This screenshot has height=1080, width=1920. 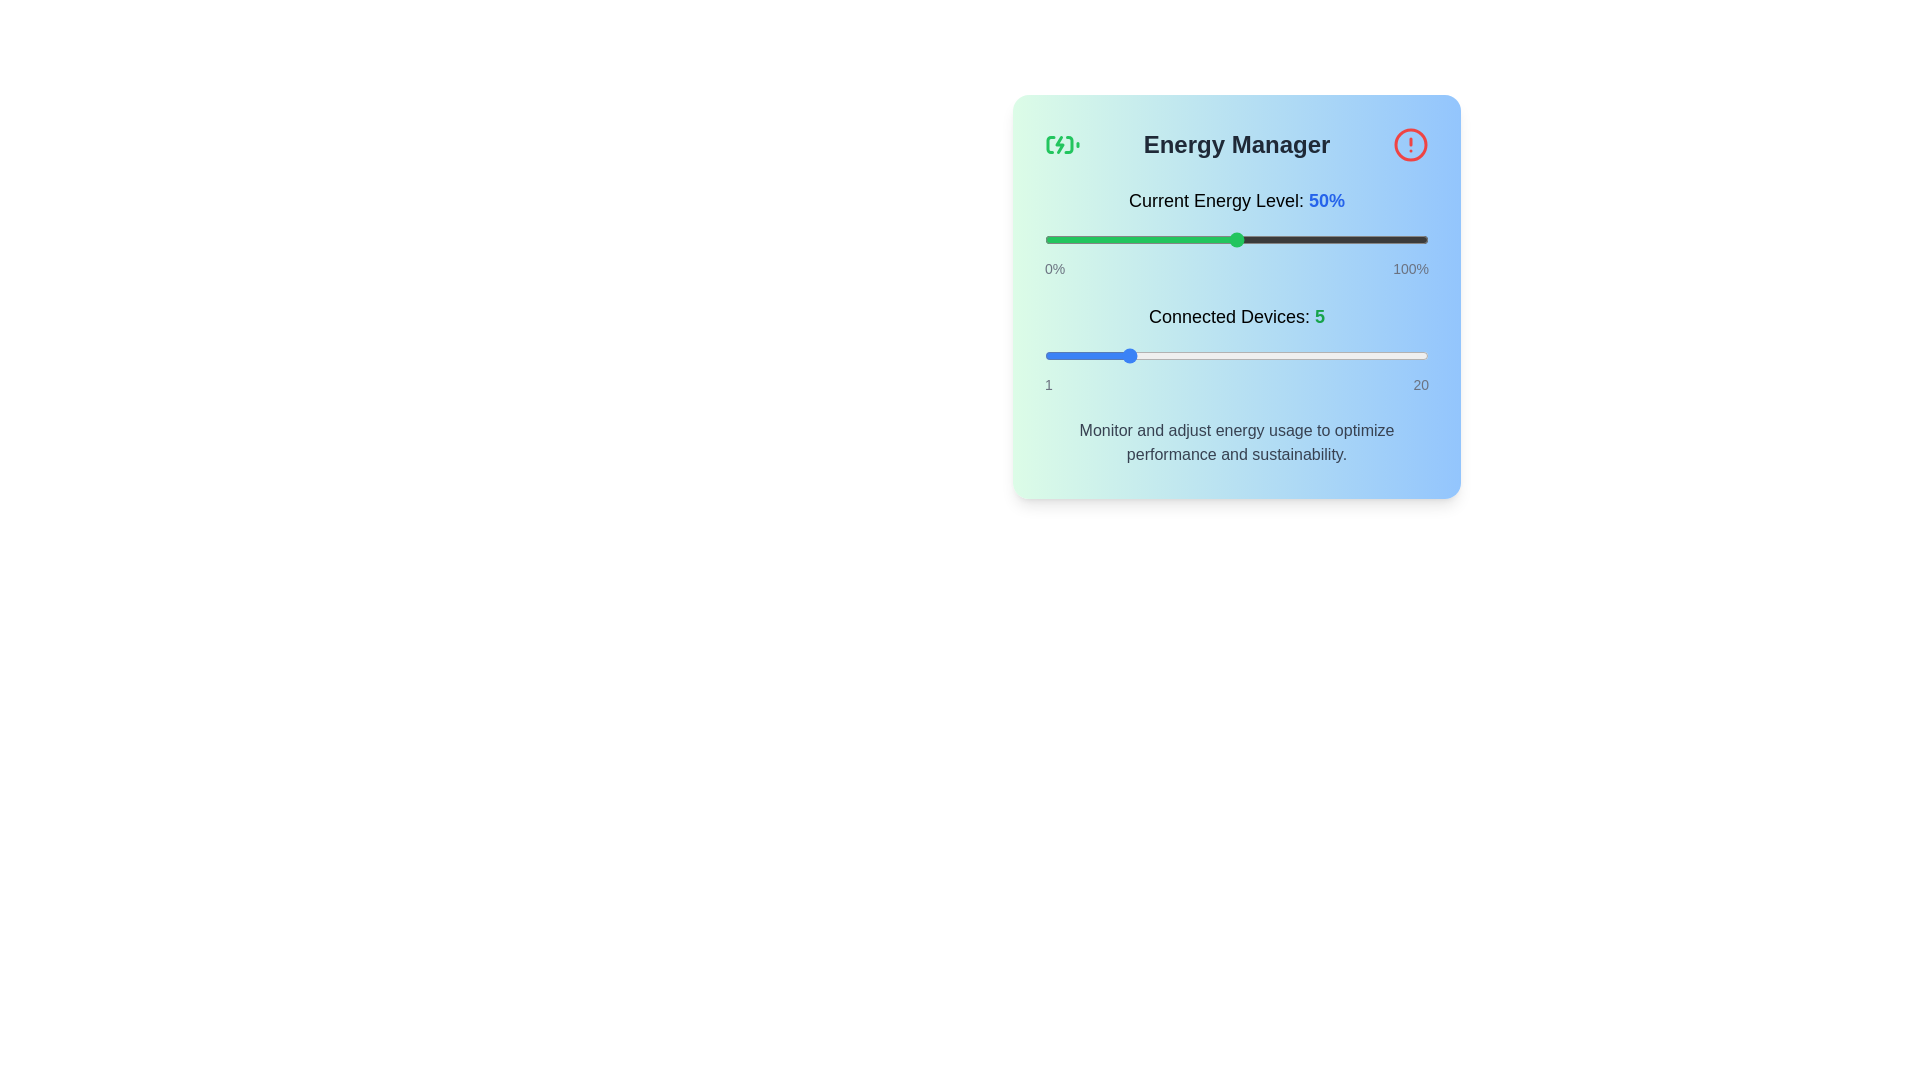 What do you see at coordinates (1232, 238) in the screenshot?
I see `the energy level slider to 49%` at bounding box center [1232, 238].